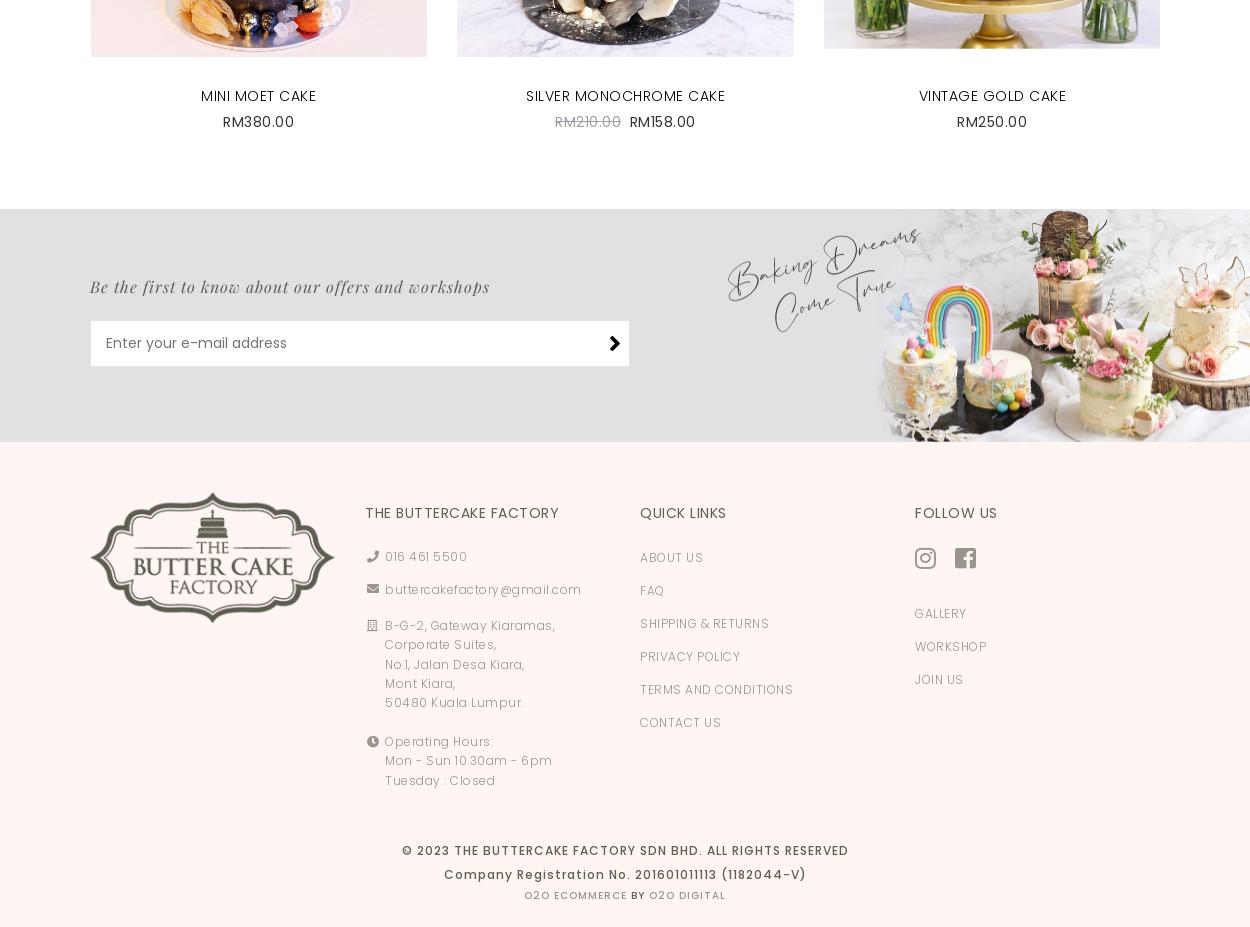 This screenshot has width=1250, height=927. What do you see at coordinates (453, 701) in the screenshot?
I see `'50480 Kuala Lumpur.'` at bounding box center [453, 701].